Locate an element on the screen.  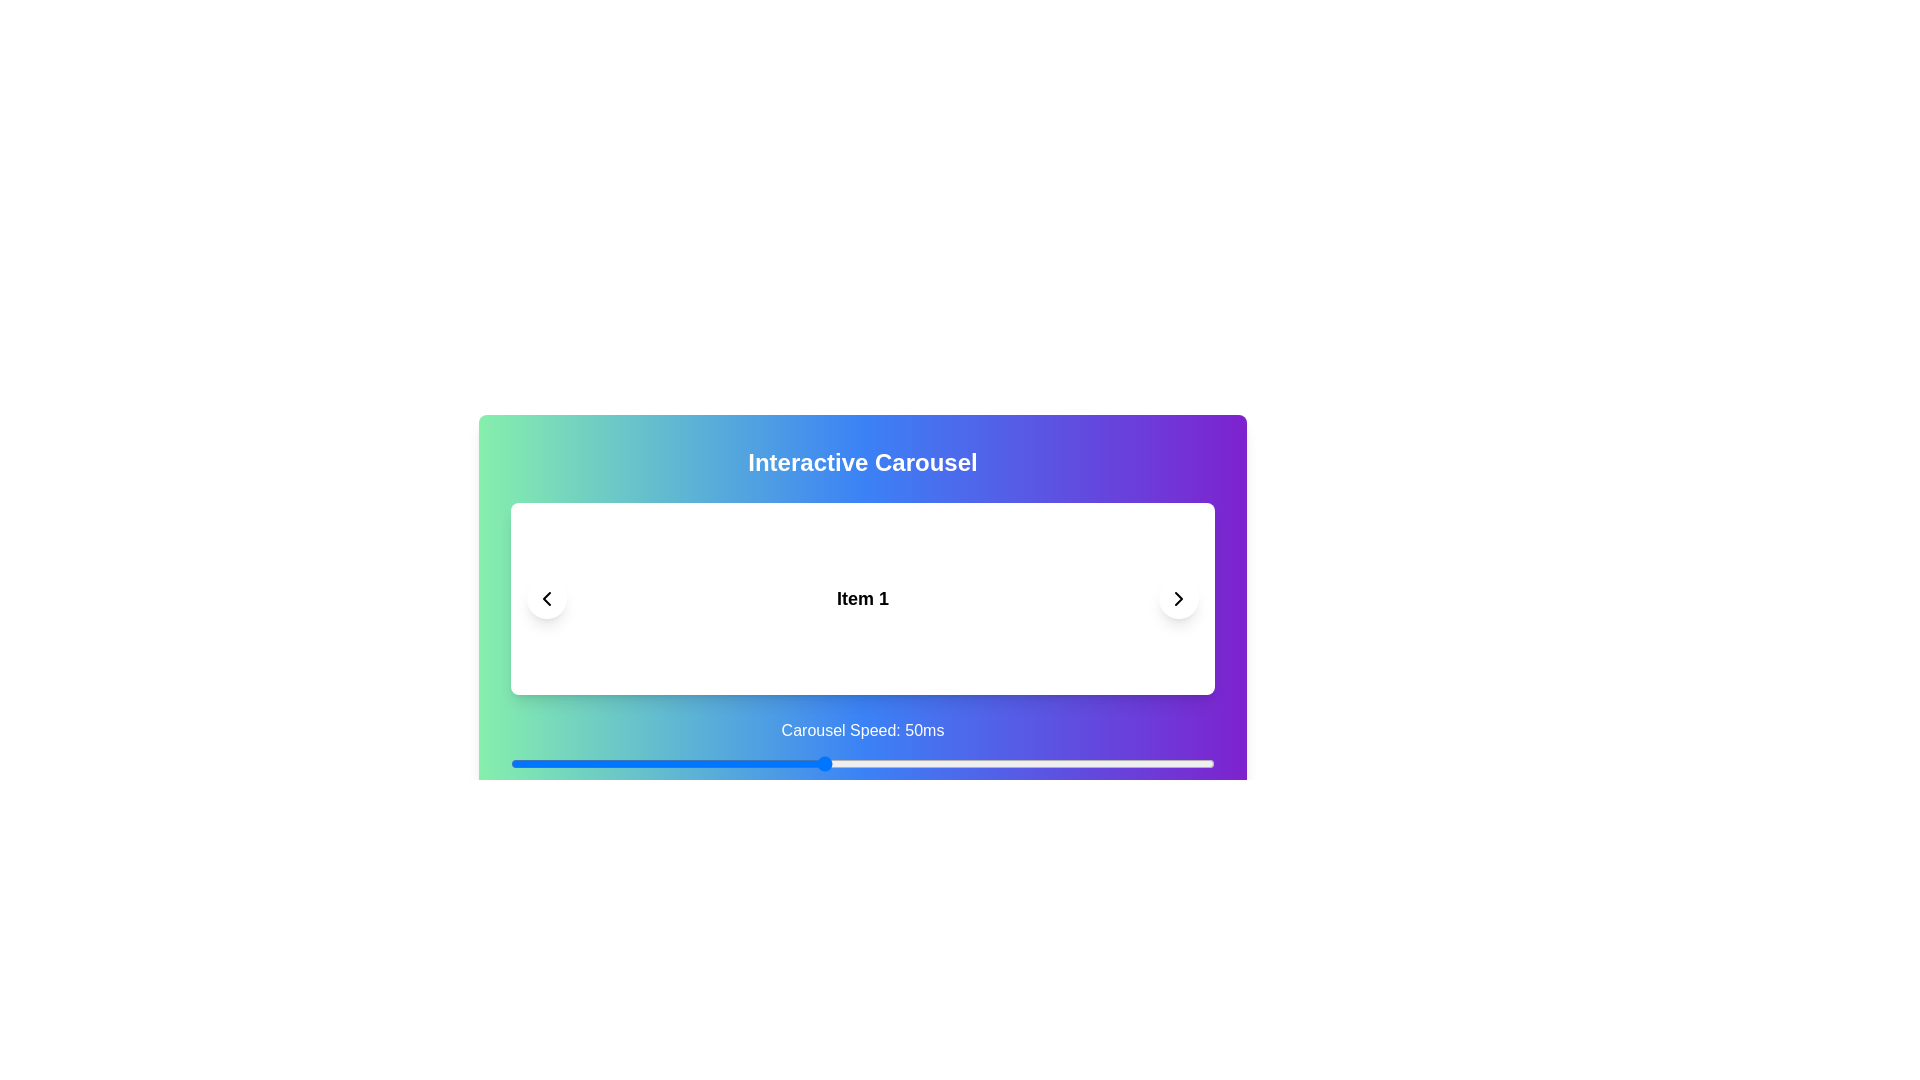
the right navigation button of the carousel to navigate to the next item is located at coordinates (1179, 597).